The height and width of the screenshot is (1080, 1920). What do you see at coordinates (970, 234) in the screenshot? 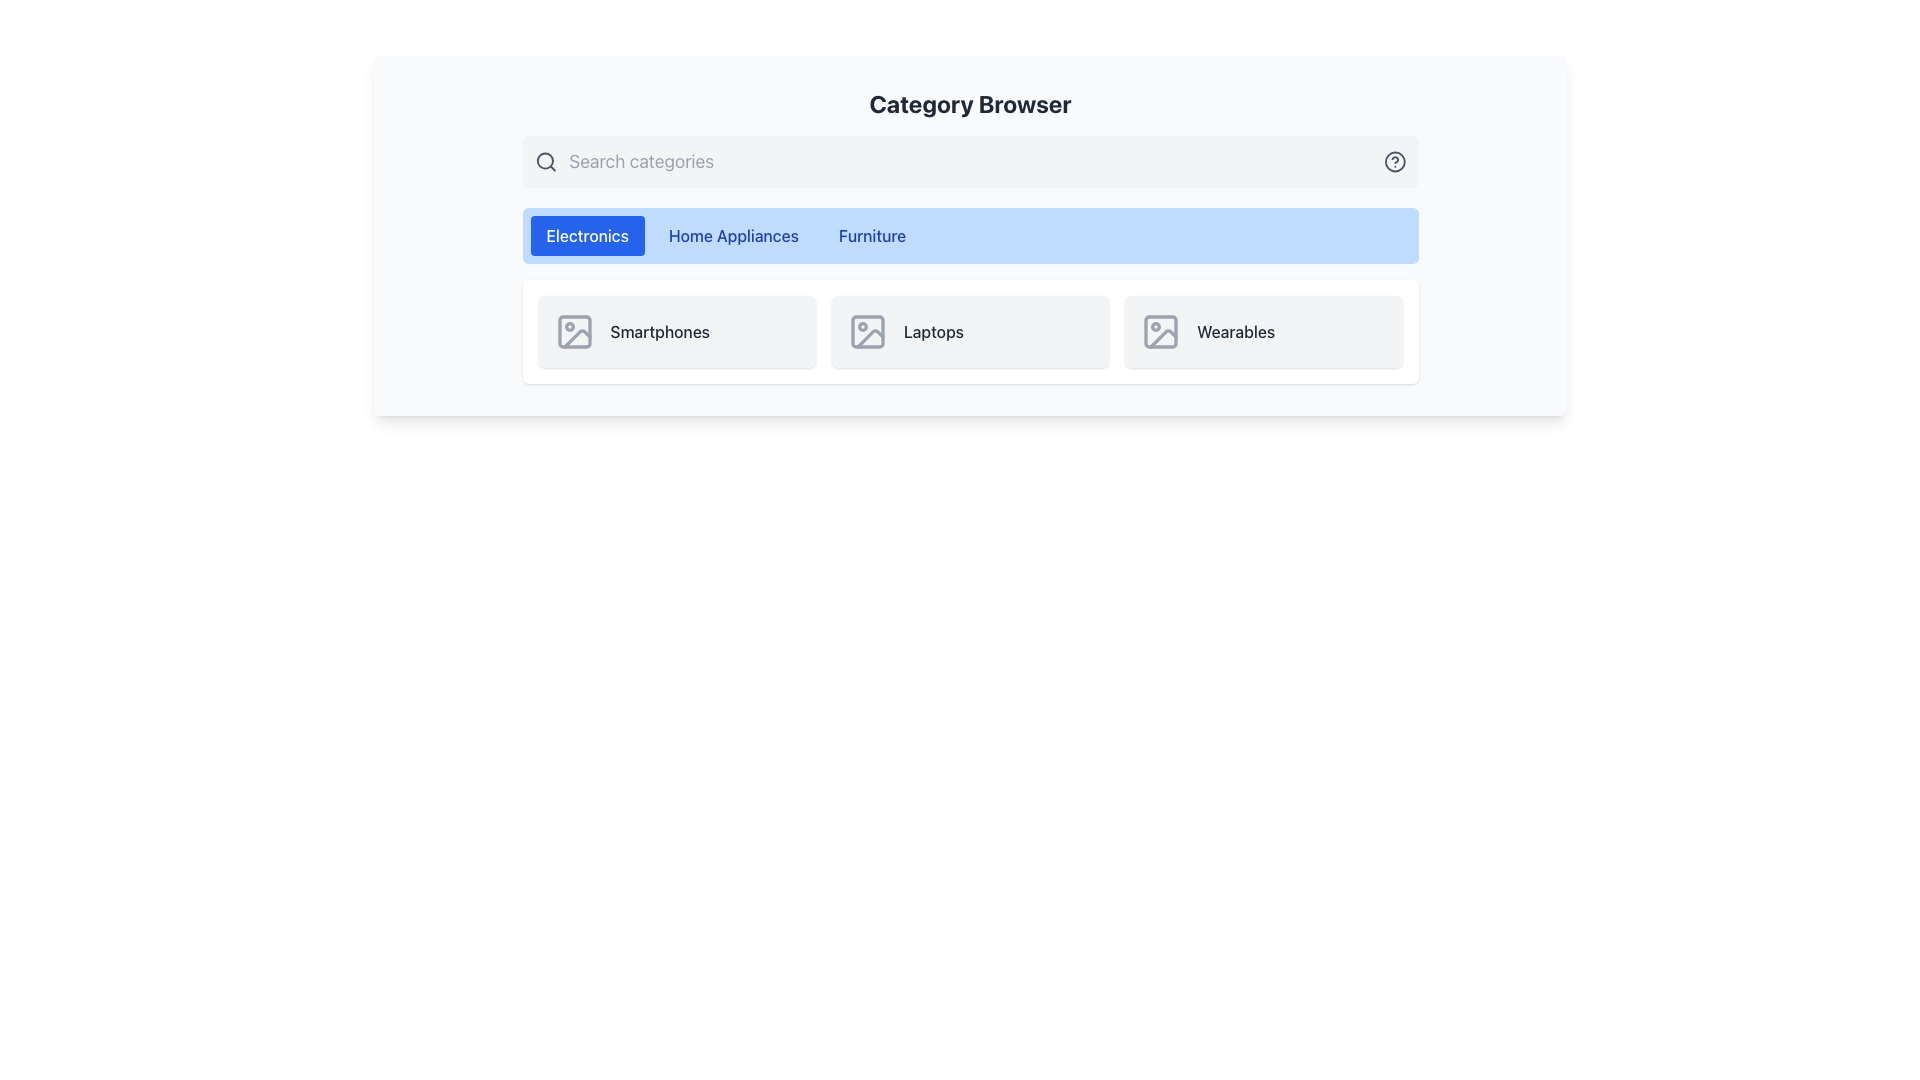
I see `the 'Home Appliances' tab in the category browser` at bounding box center [970, 234].